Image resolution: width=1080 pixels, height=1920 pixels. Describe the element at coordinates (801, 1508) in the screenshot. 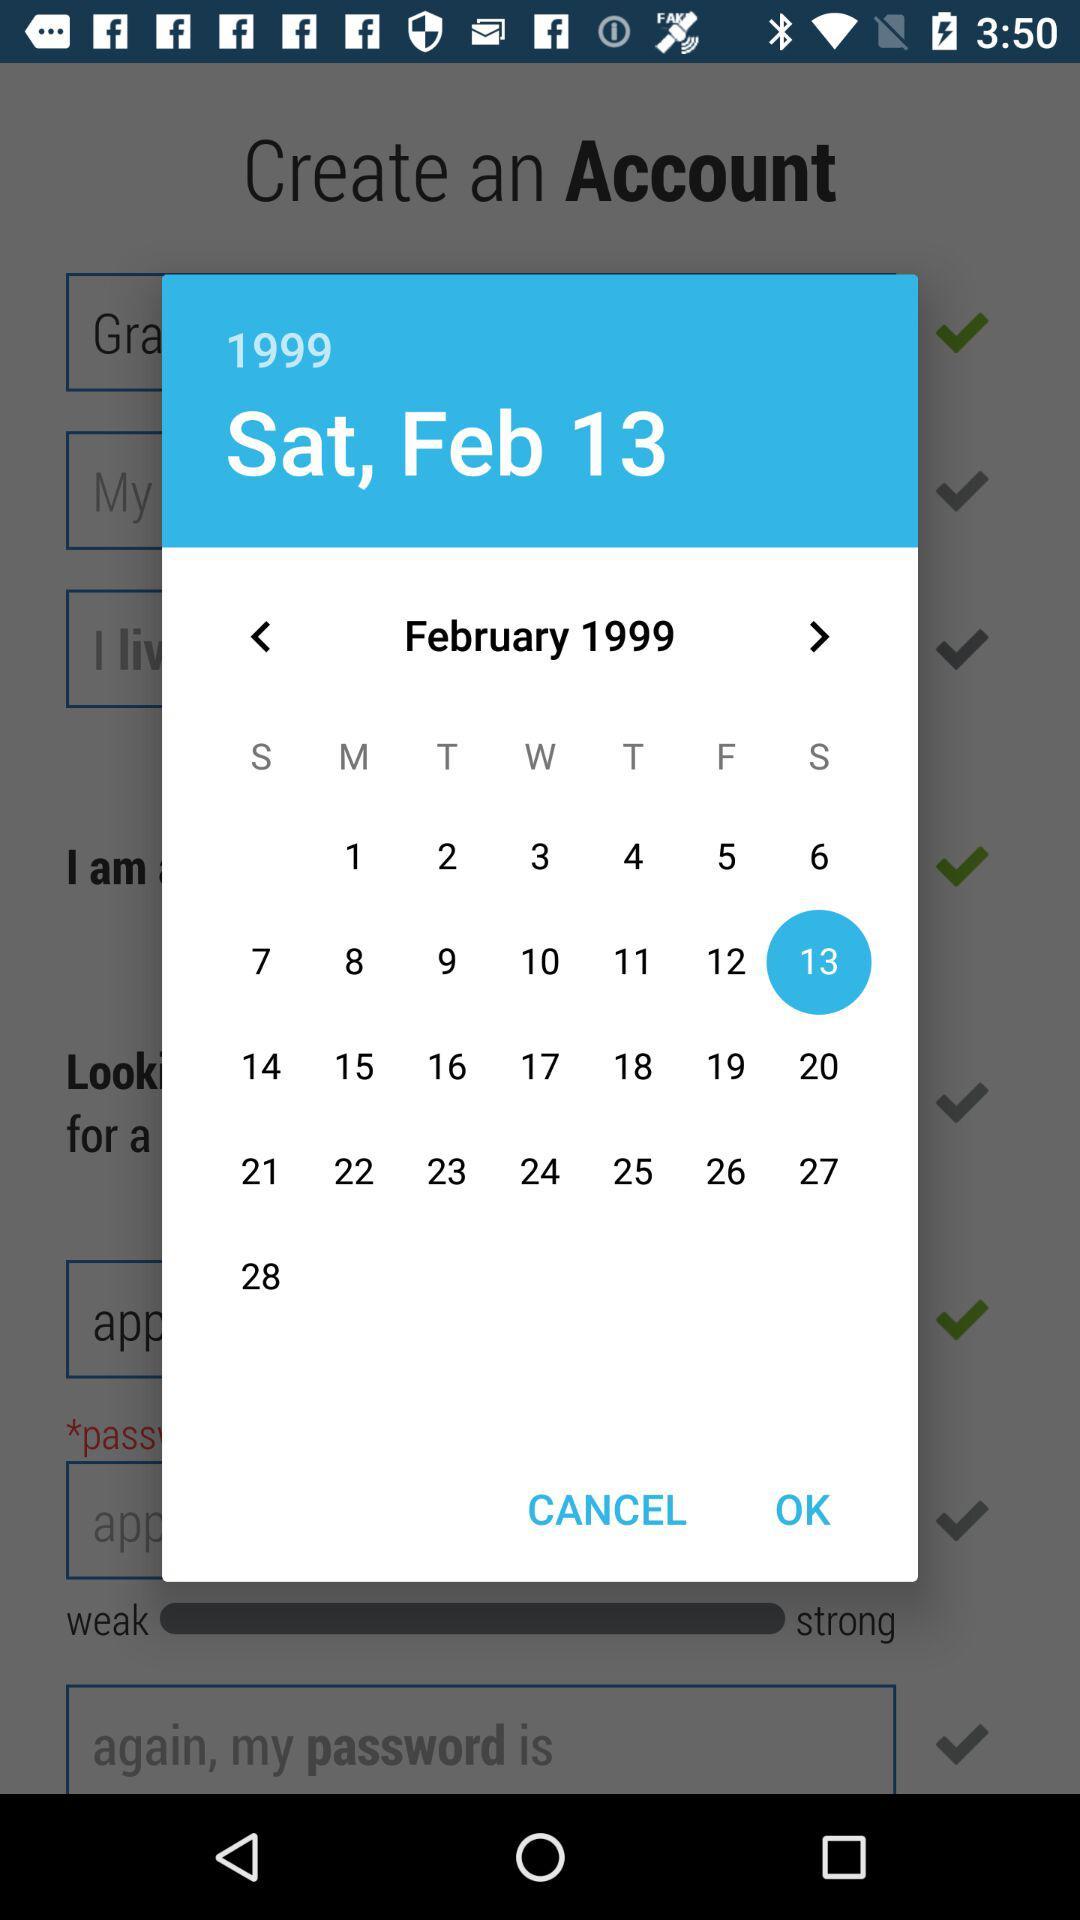

I see `the ok at the bottom right corner` at that location.